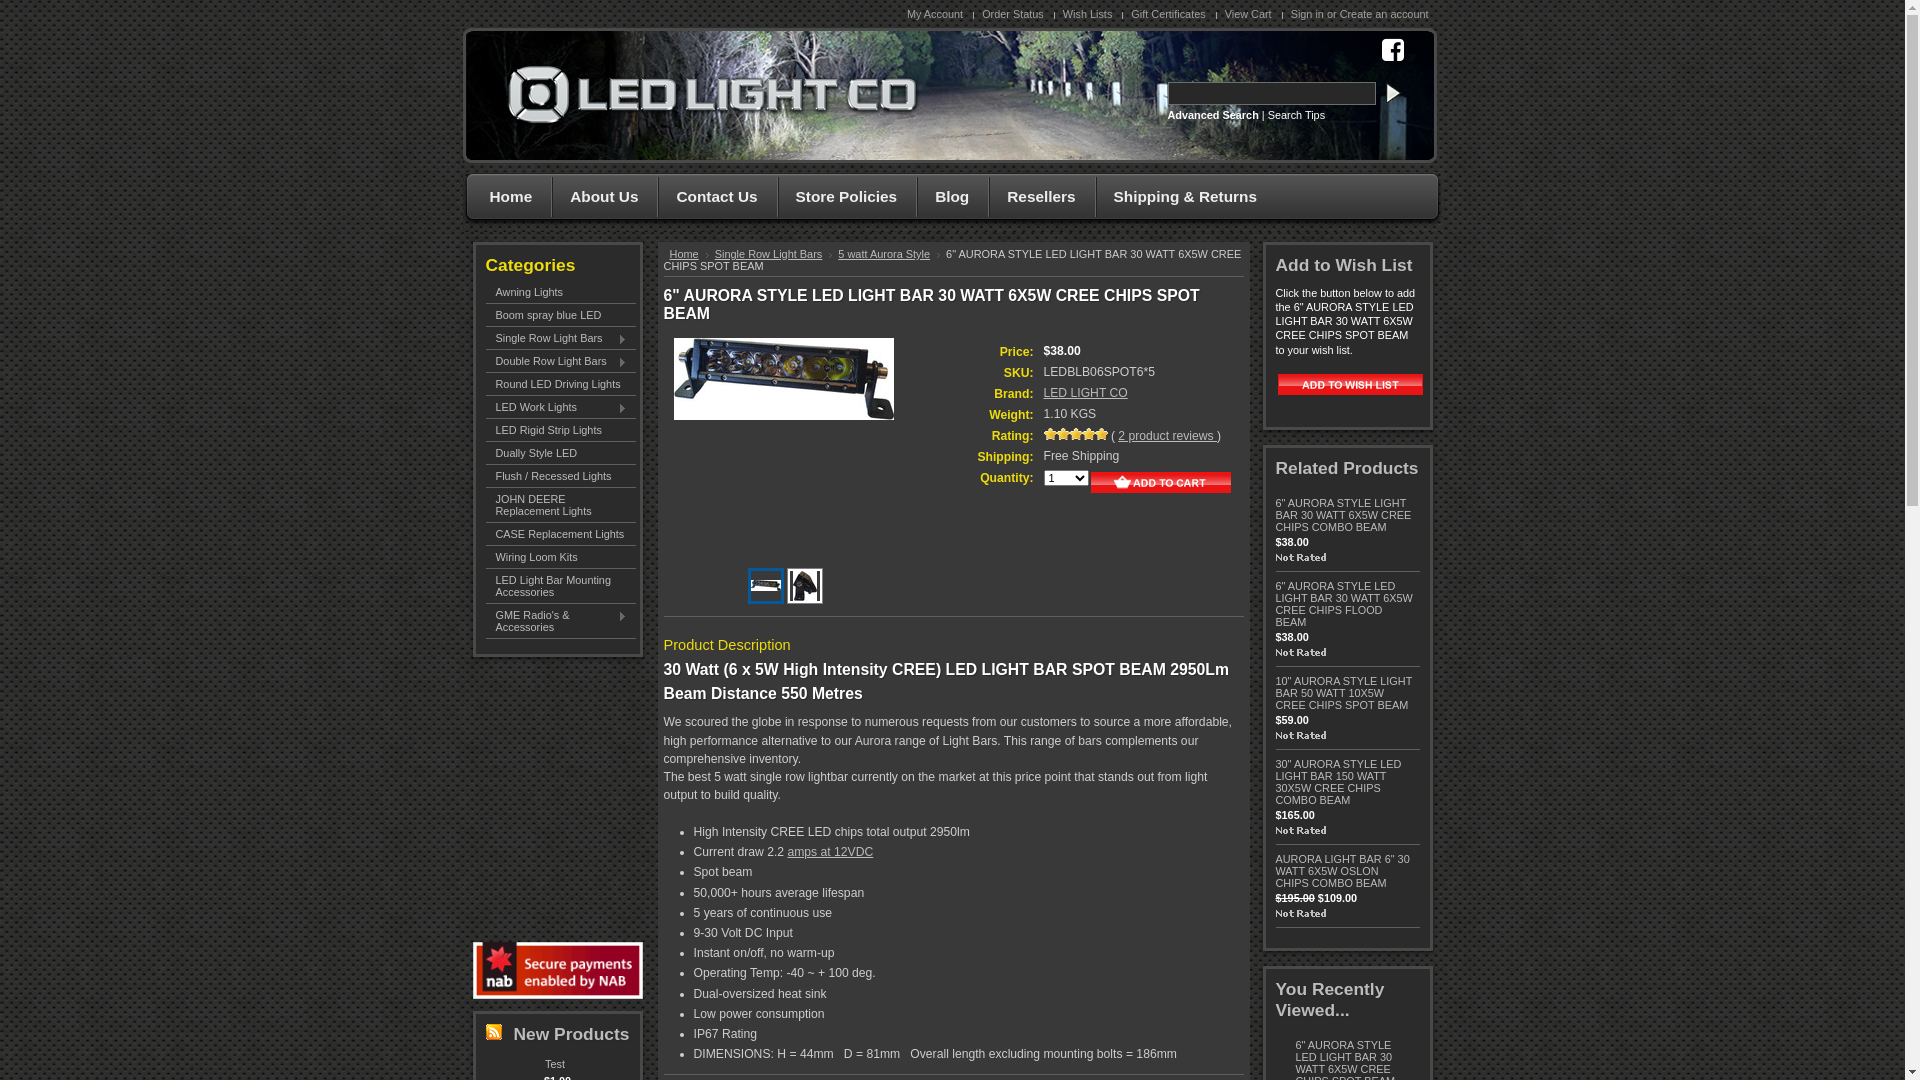  What do you see at coordinates (1383, 14) in the screenshot?
I see `'Create an account'` at bounding box center [1383, 14].